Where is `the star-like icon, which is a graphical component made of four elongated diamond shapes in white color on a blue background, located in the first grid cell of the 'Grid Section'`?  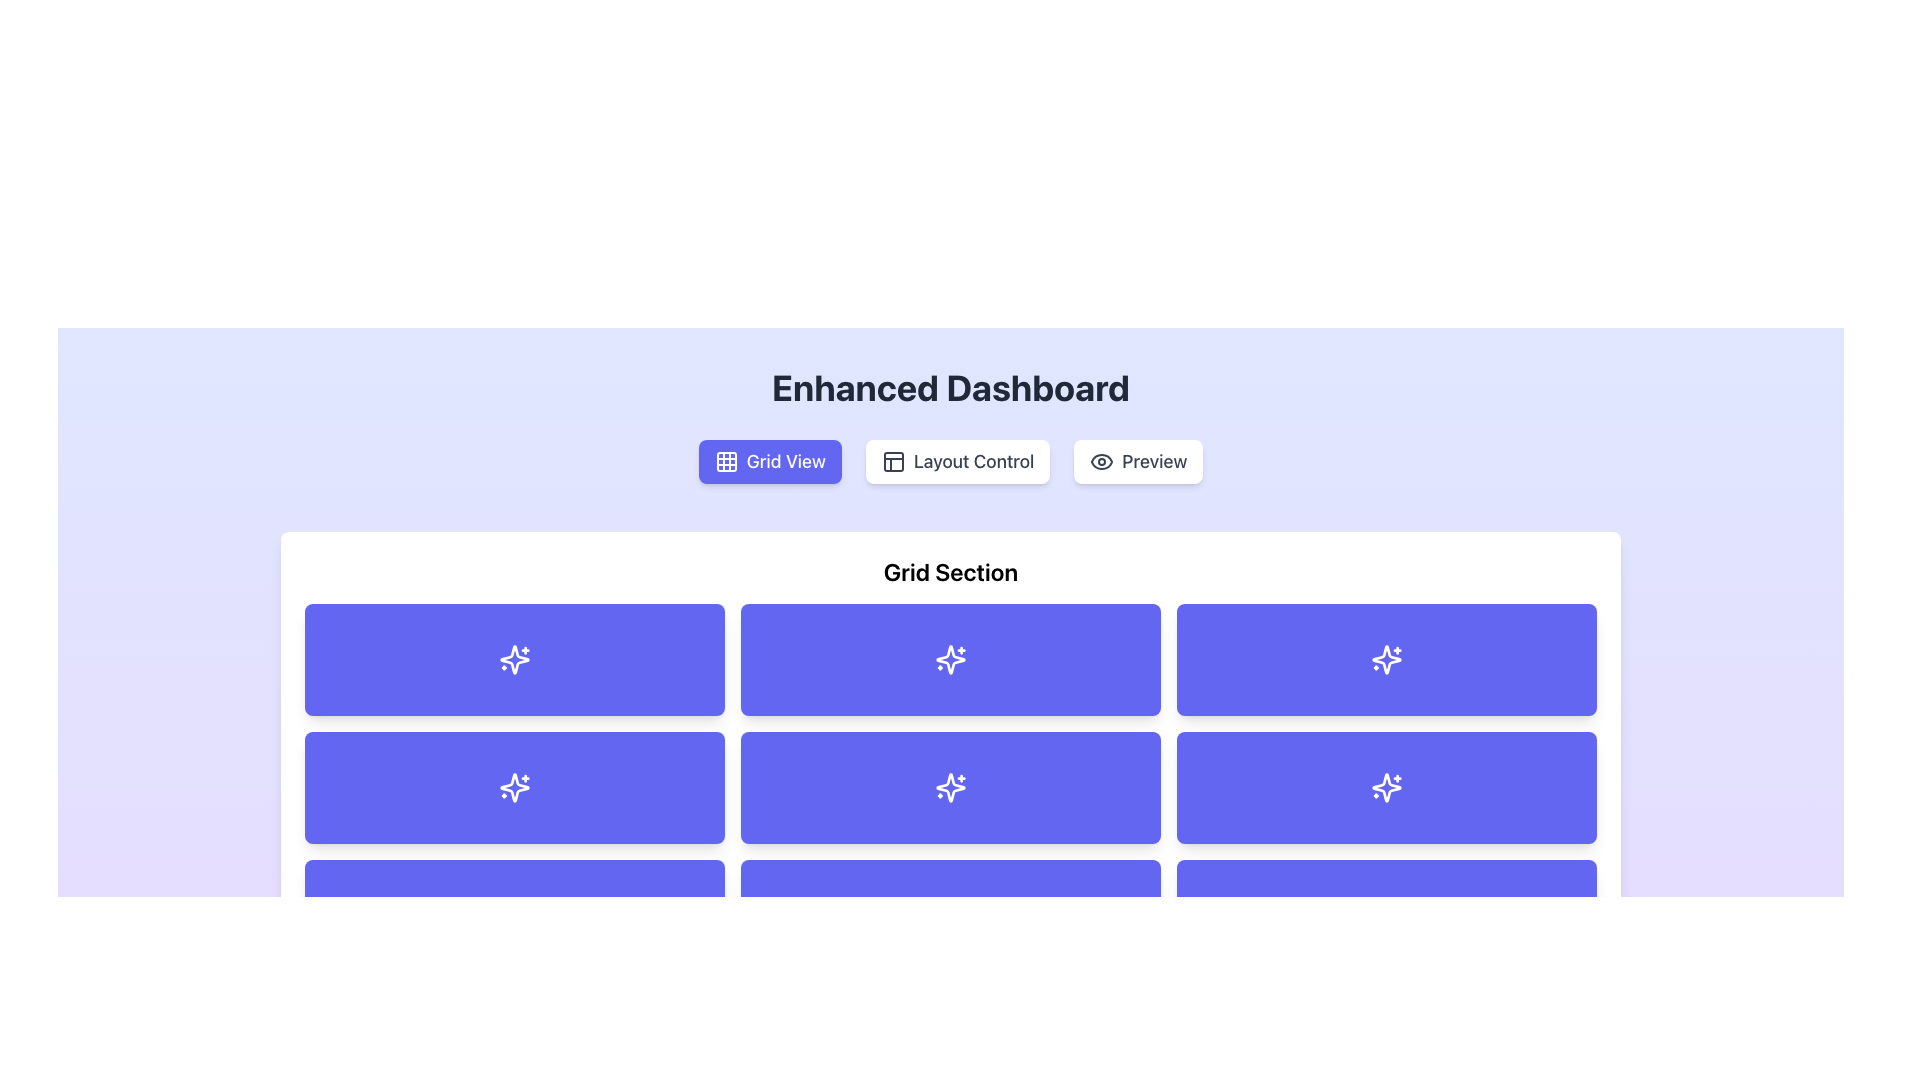
the star-like icon, which is a graphical component made of four elongated diamond shapes in white color on a blue background, located in the first grid cell of the 'Grid Section' is located at coordinates (515, 659).